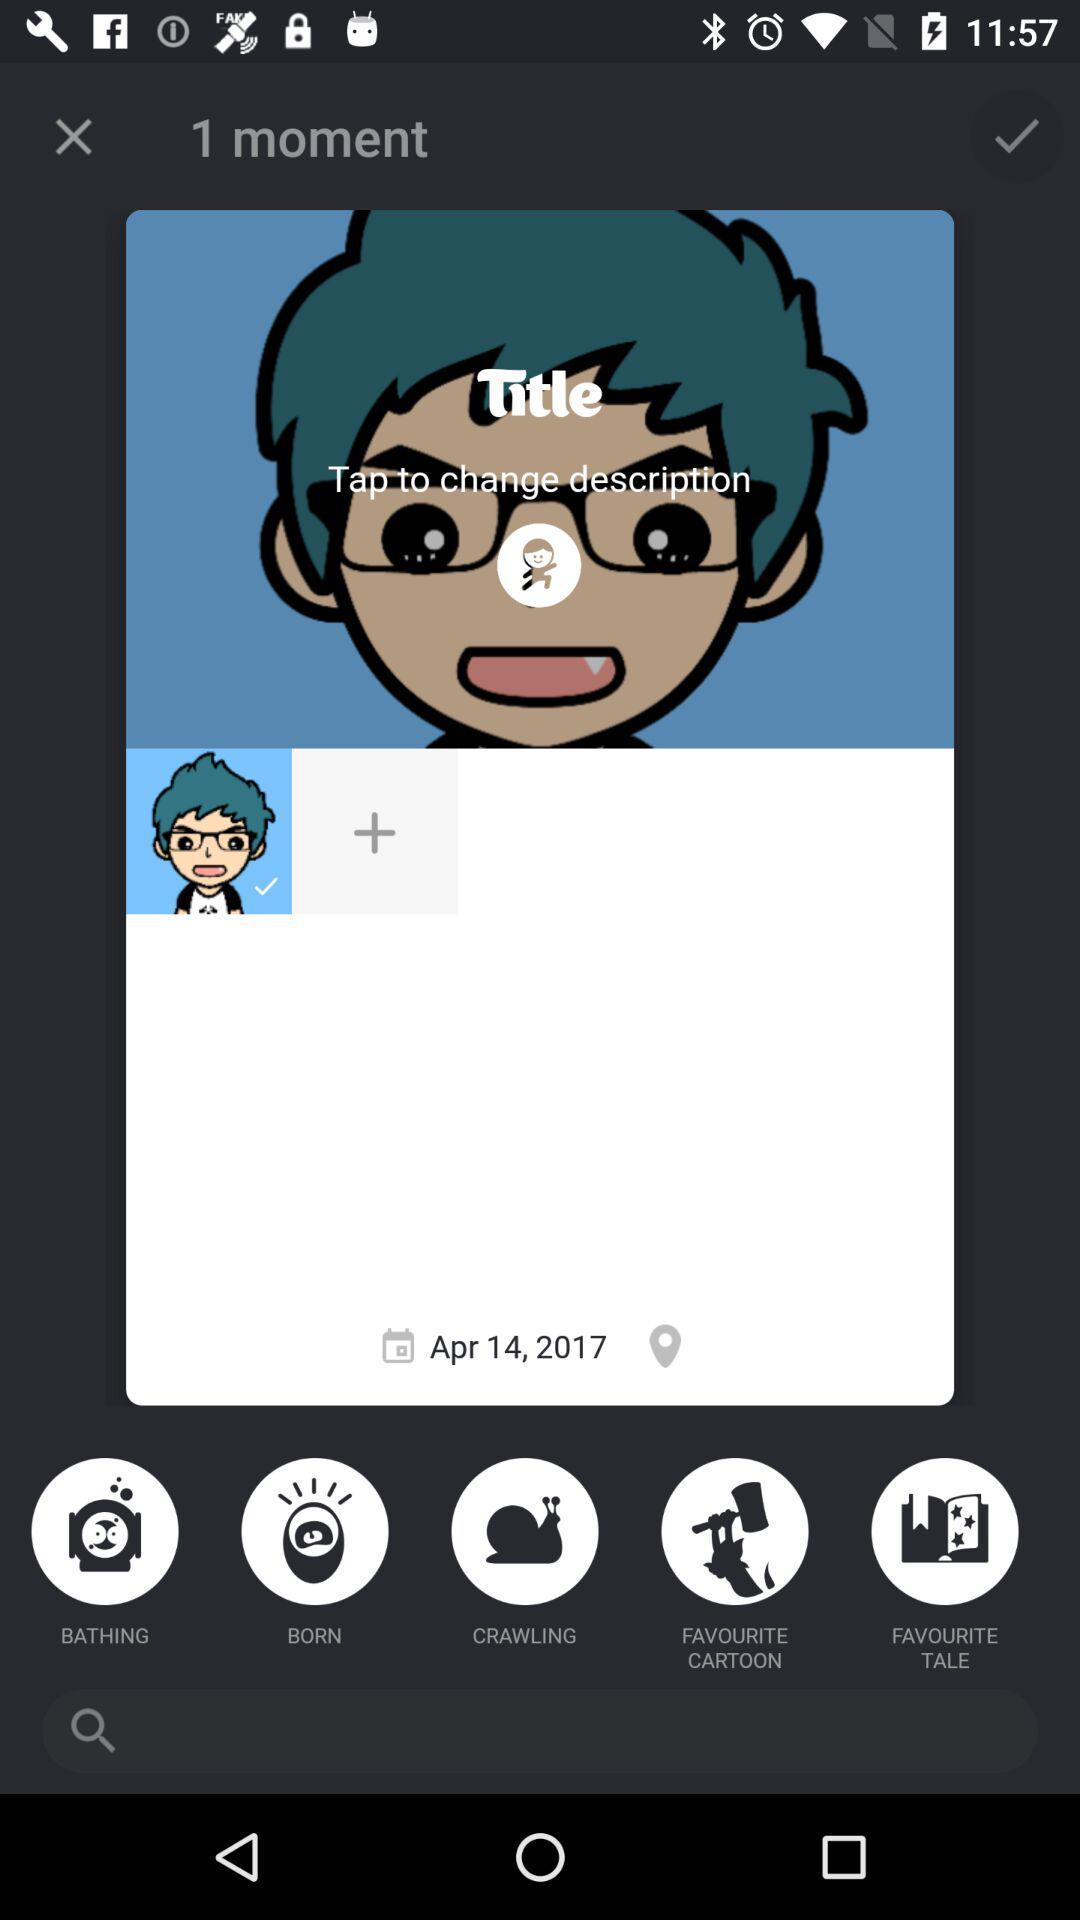  Describe the element at coordinates (1017, 135) in the screenshot. I see `confirm` at that location.